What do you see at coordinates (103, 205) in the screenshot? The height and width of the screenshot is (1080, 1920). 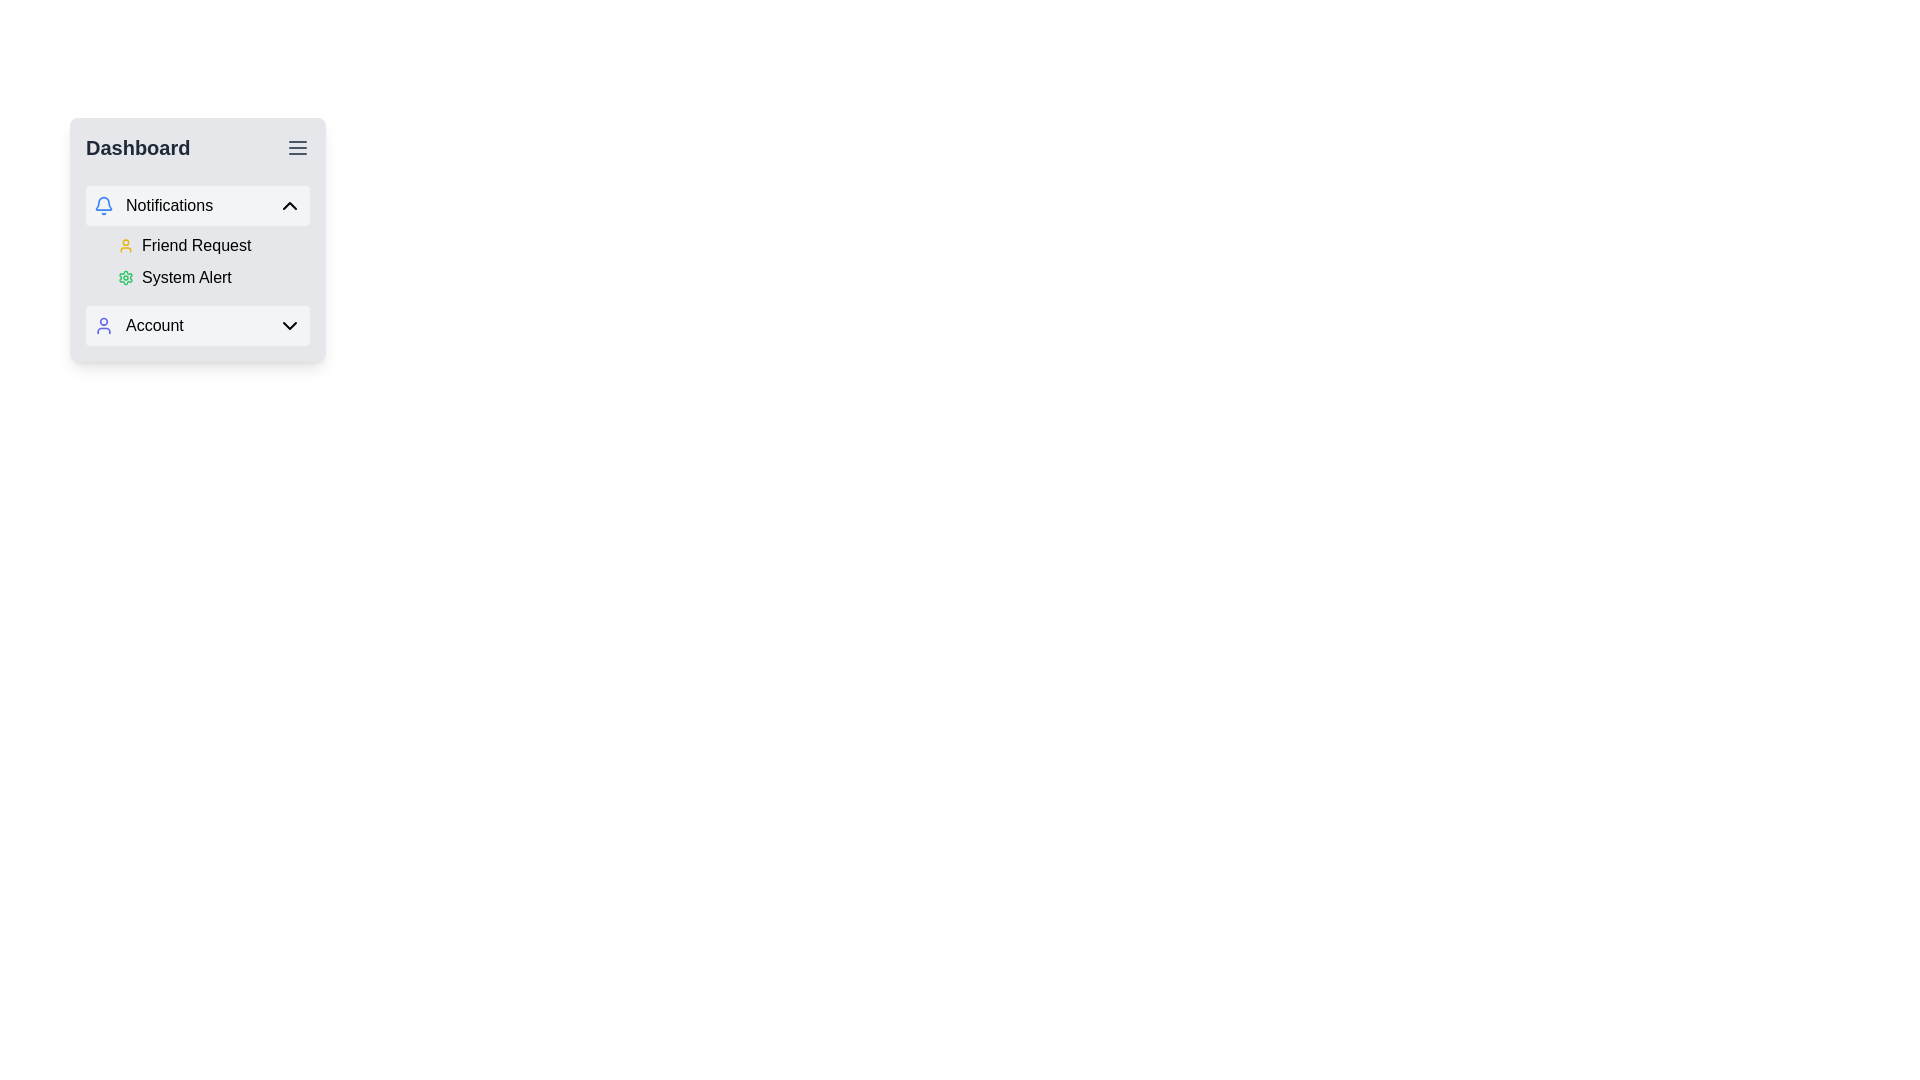 I see `the bell icon located on the left side of the 'Notifications' label, which is vertically centered within the menu item` at bounding box center [103, 205].